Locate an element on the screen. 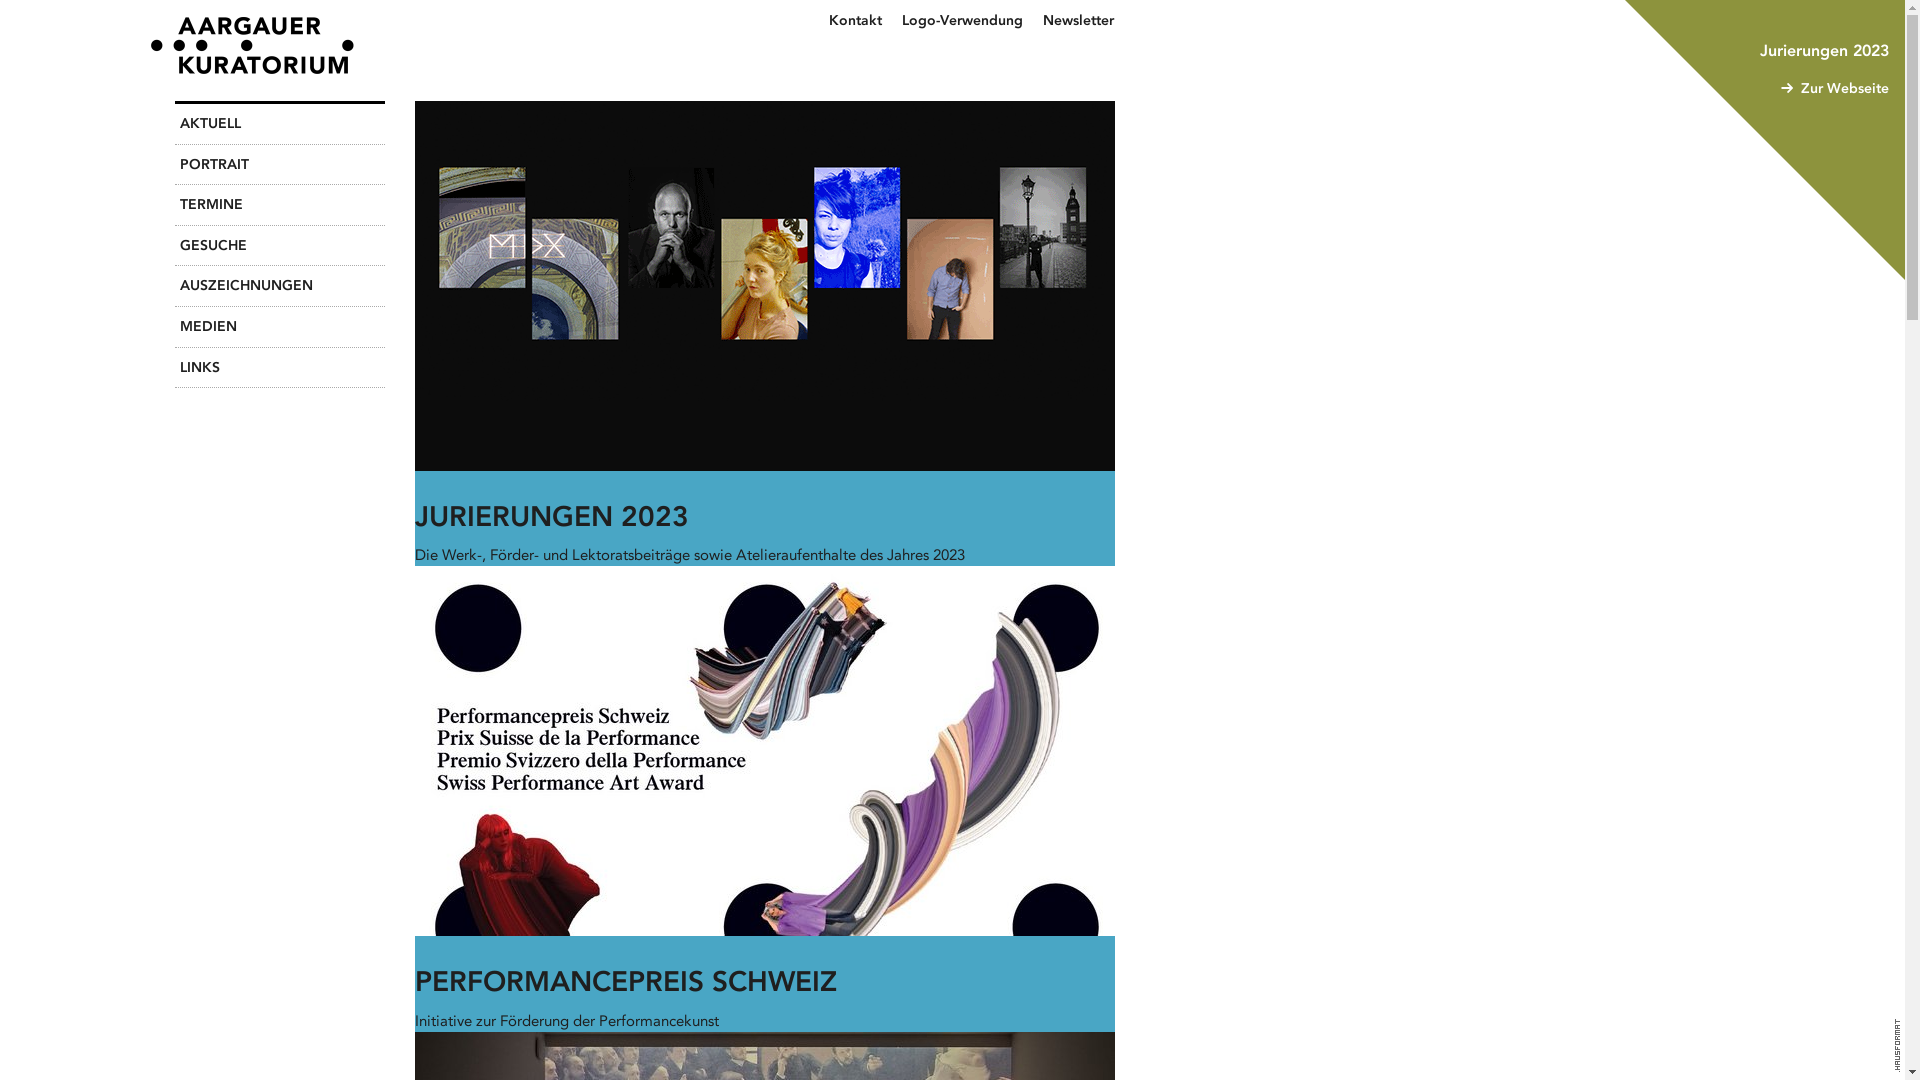 The image size is (1920, 1080). 'MEDIEN' is located at coordinates (278, 326).